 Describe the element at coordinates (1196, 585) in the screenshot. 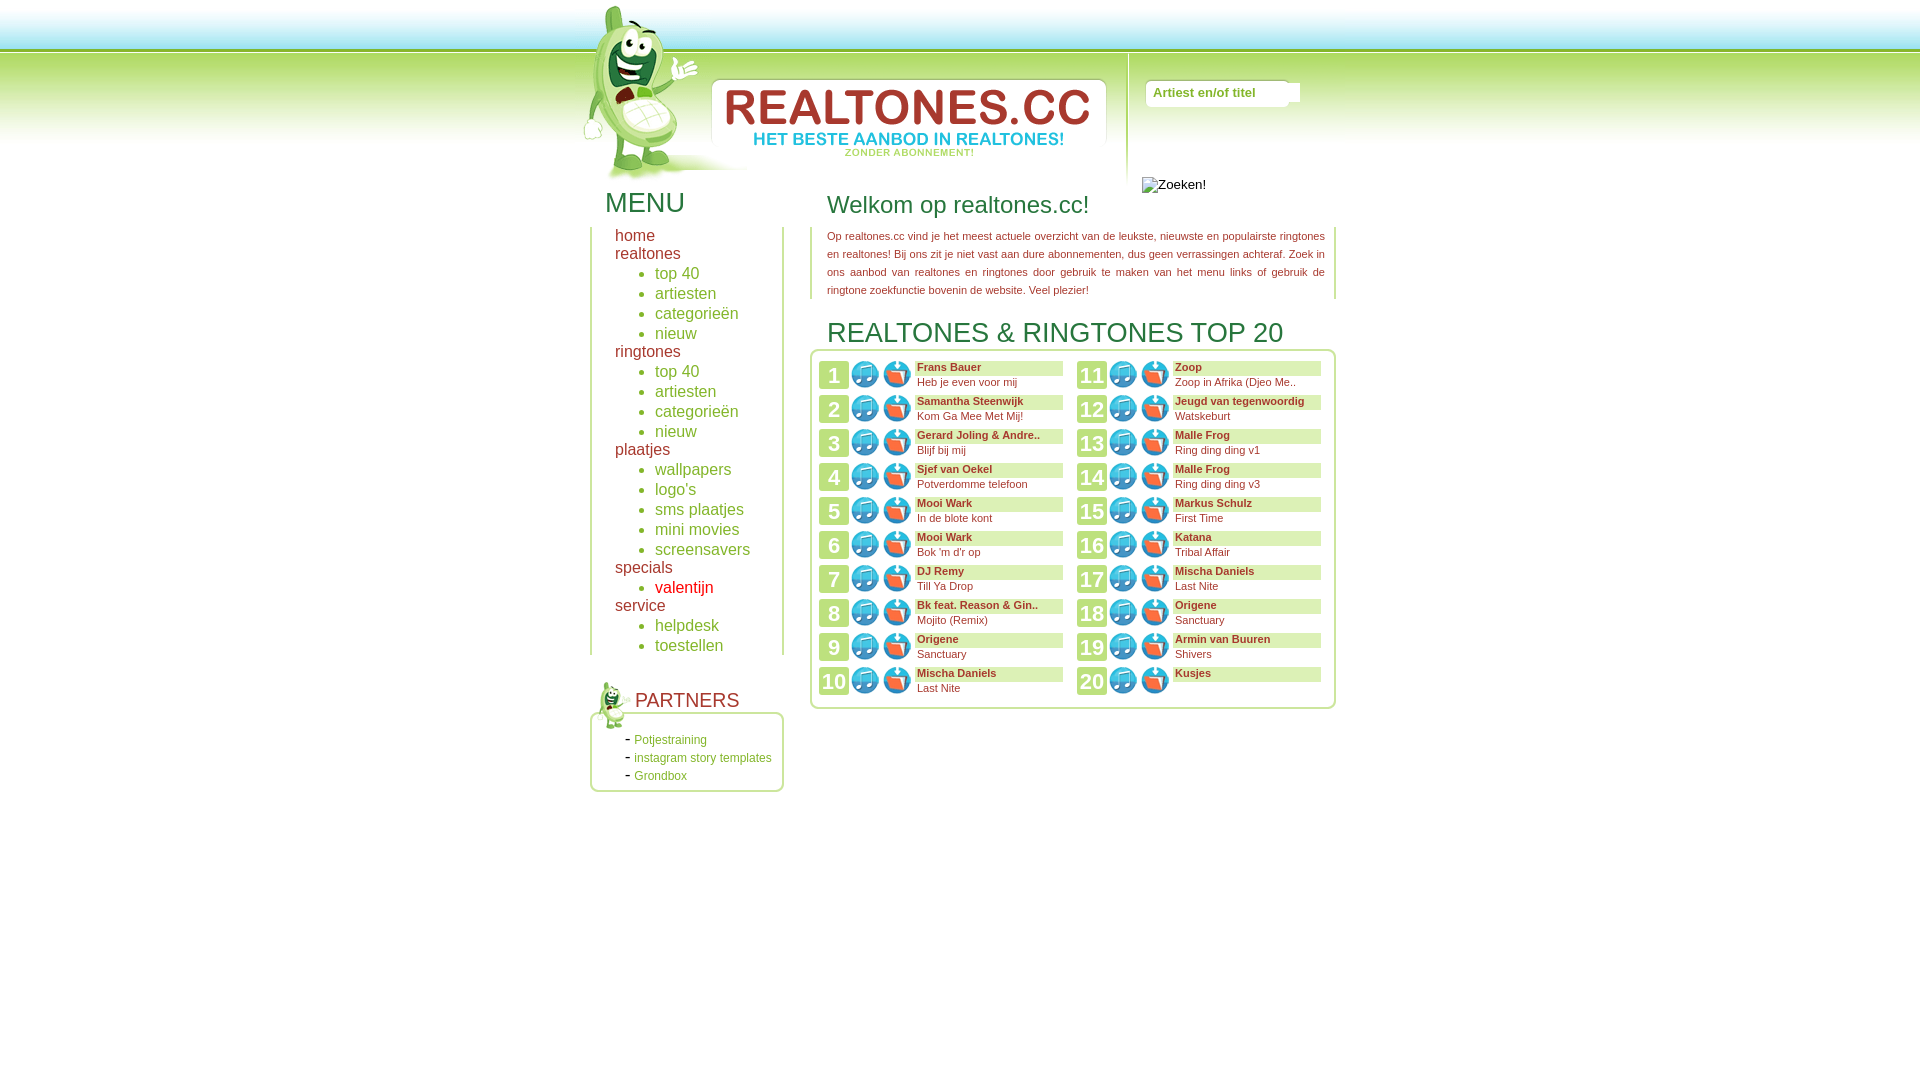

I see `'Last Nite'` at that location.